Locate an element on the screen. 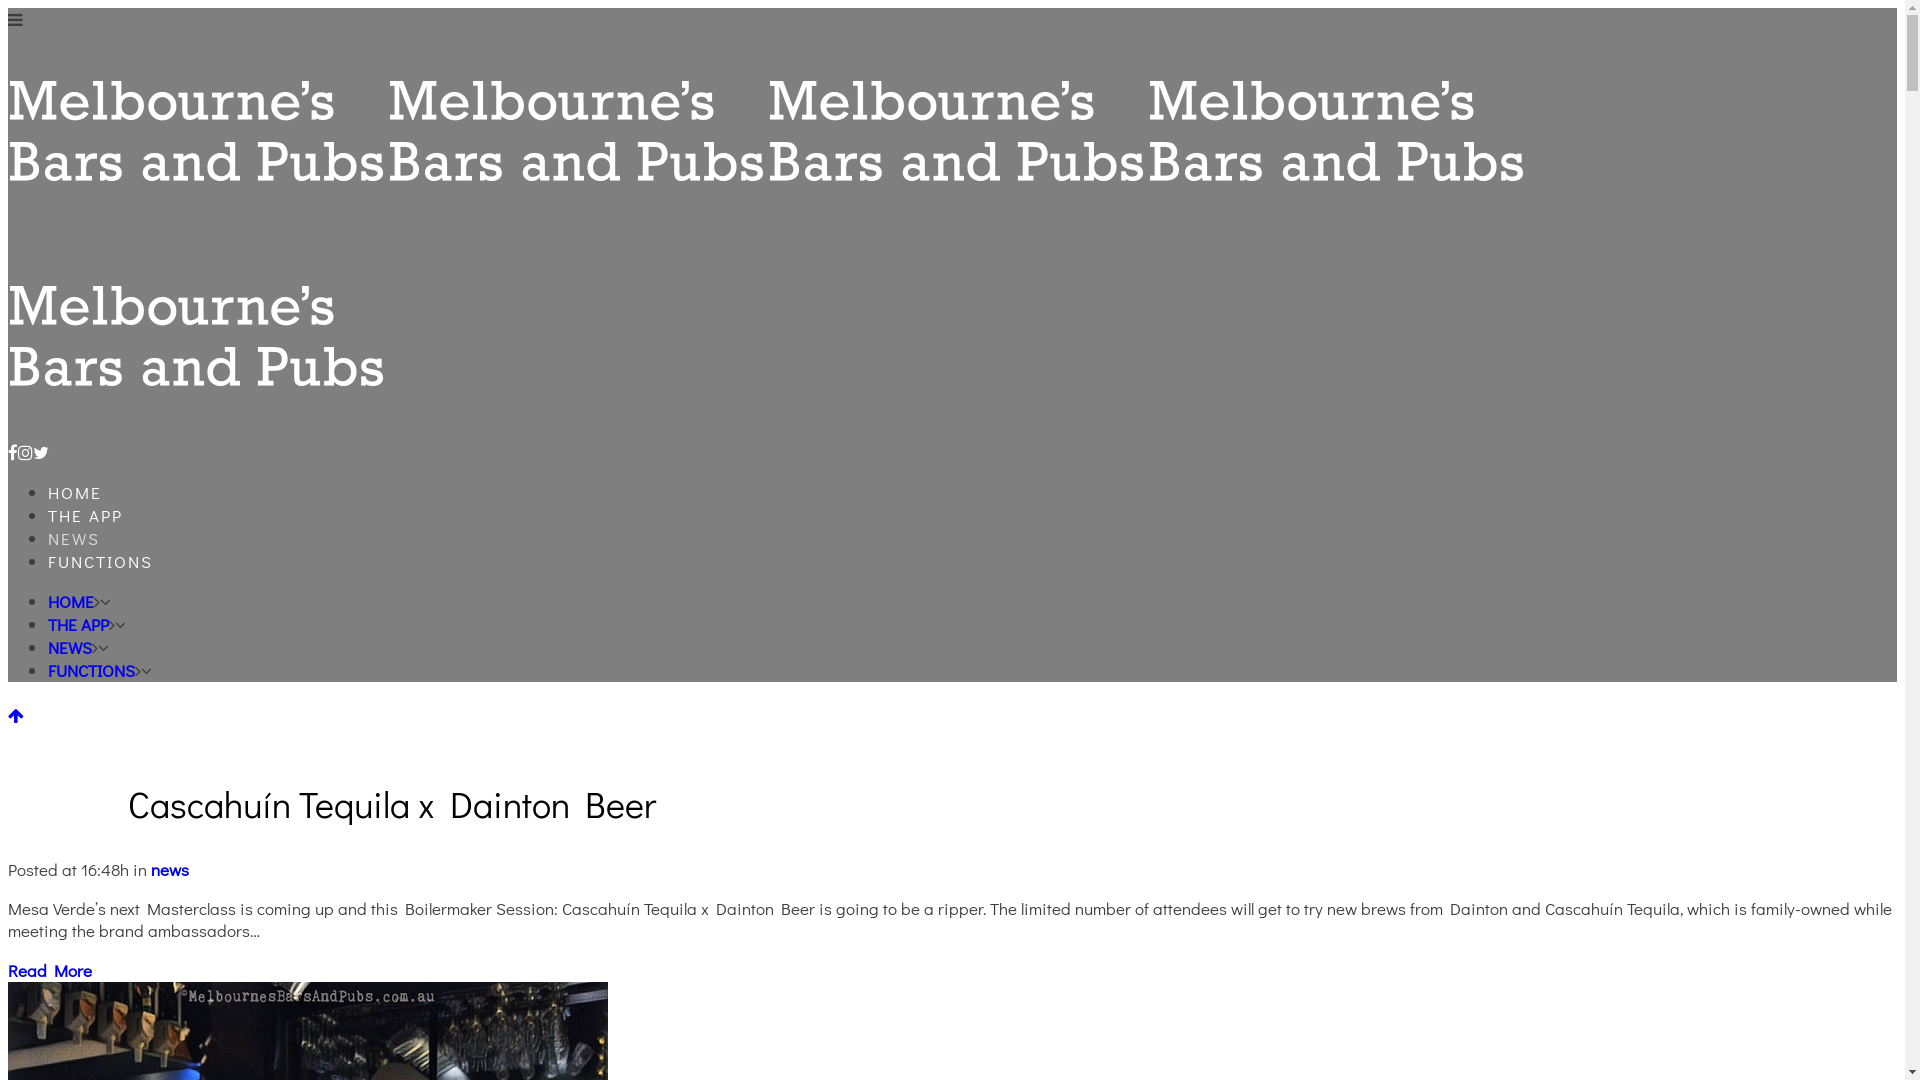  'THE APP' is located at coordinates (78, 623).